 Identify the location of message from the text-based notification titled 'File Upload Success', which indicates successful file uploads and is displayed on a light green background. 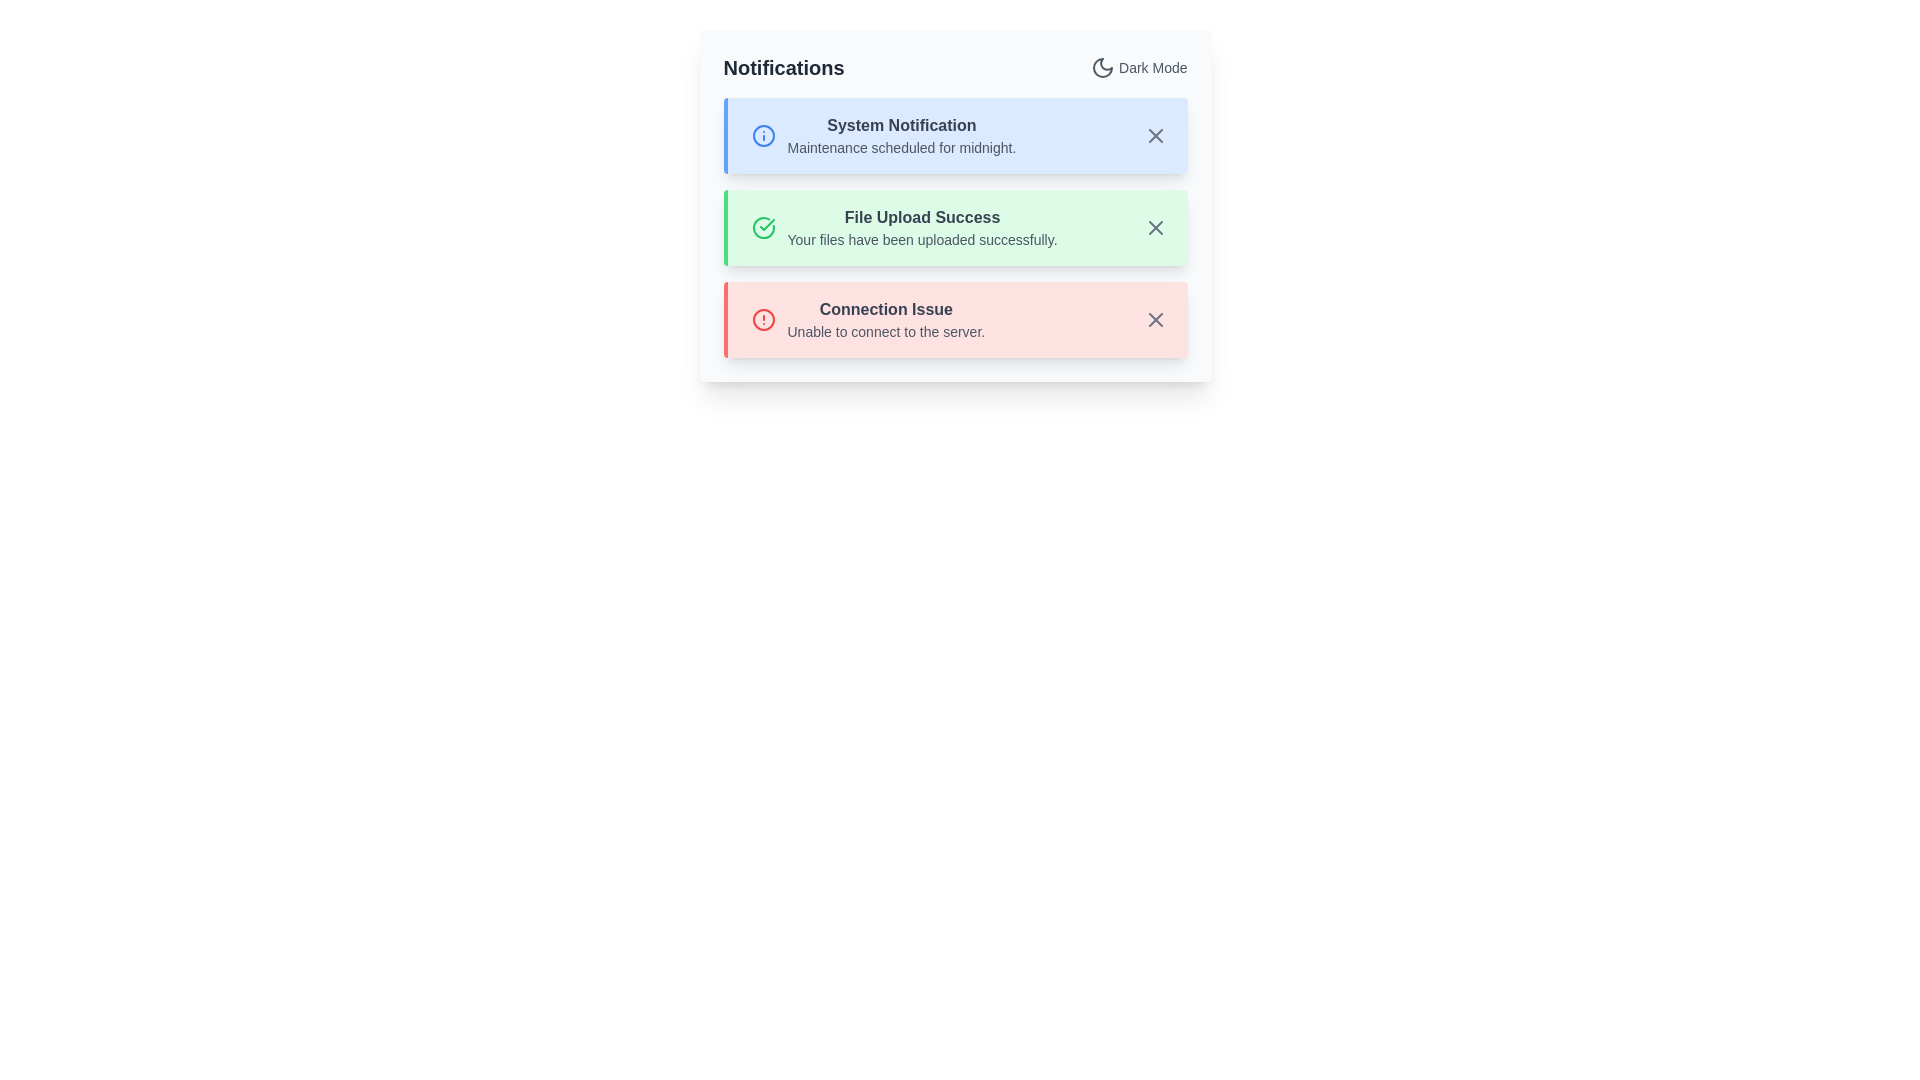
(921, 226).